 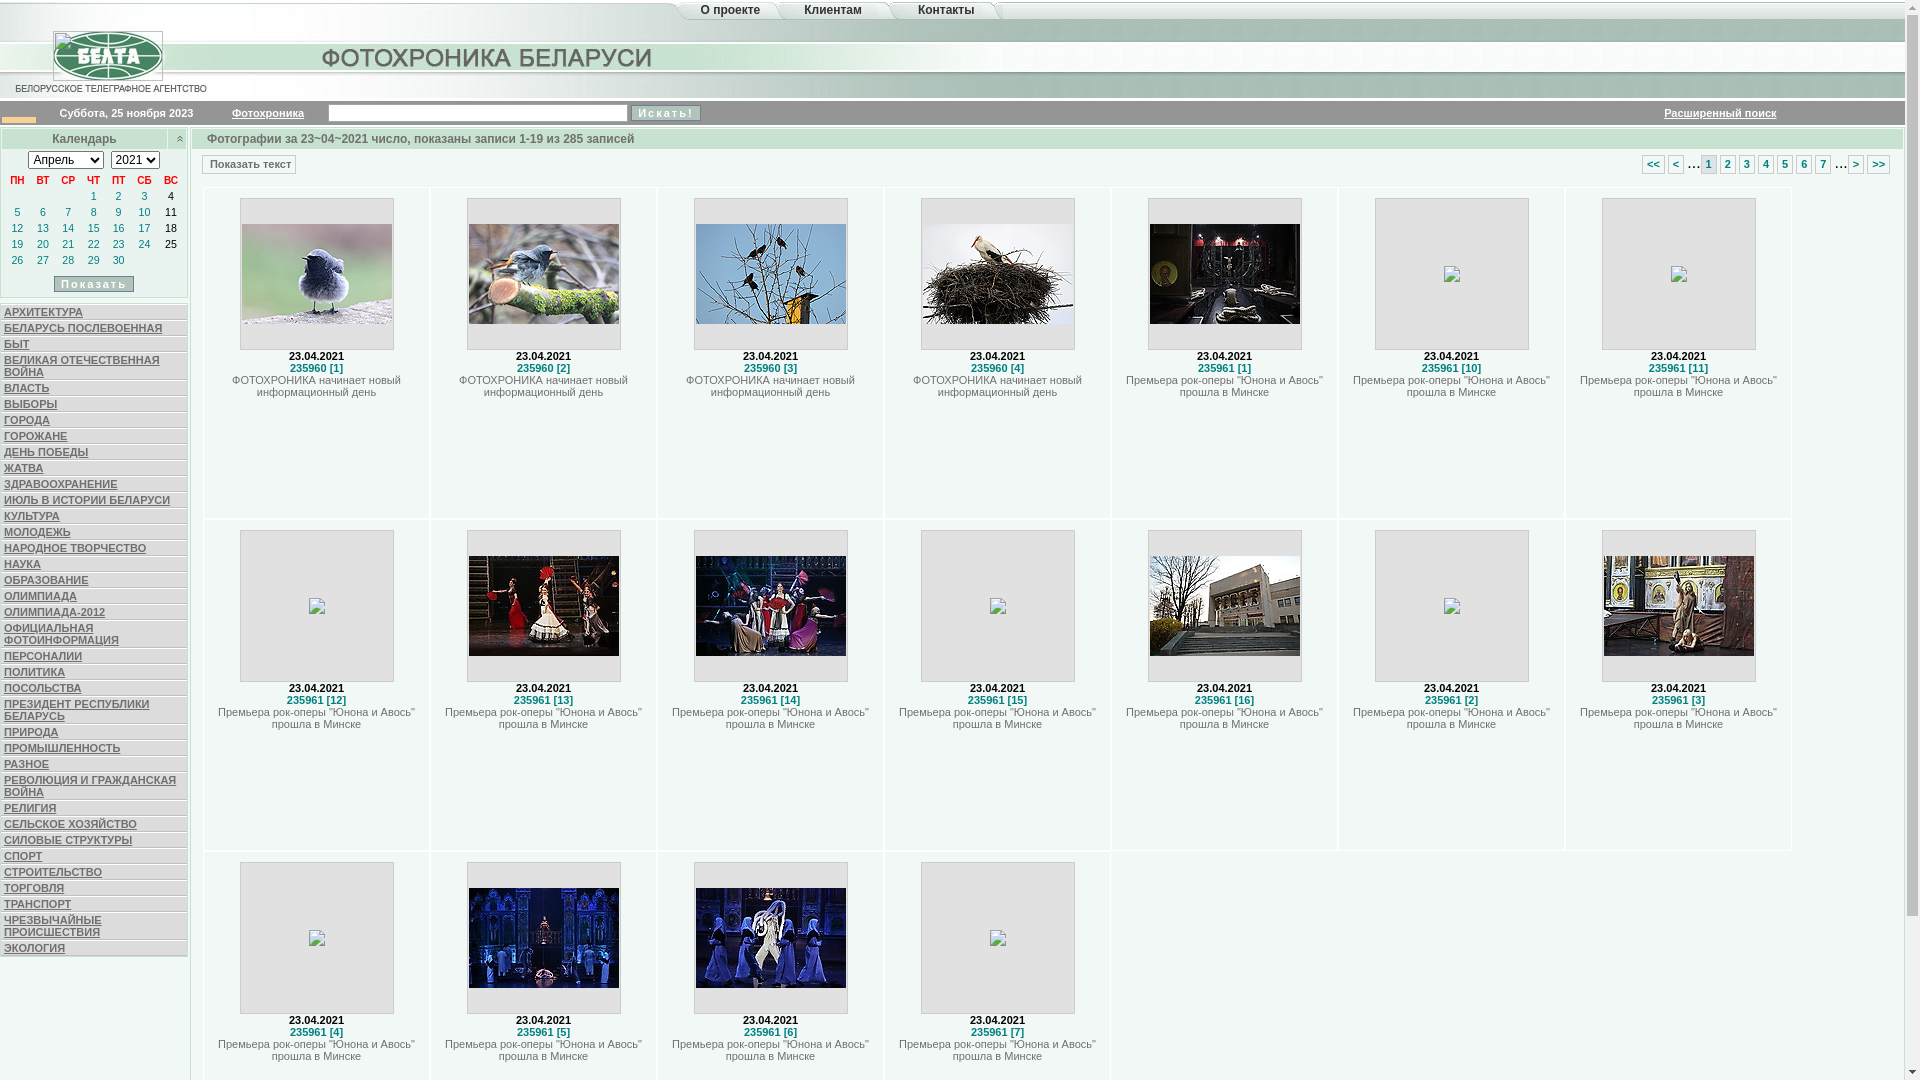 What do you see at coordinates (1727, 162) in the screenshot?
I see `'2'` at bounding box center [1727, 162].